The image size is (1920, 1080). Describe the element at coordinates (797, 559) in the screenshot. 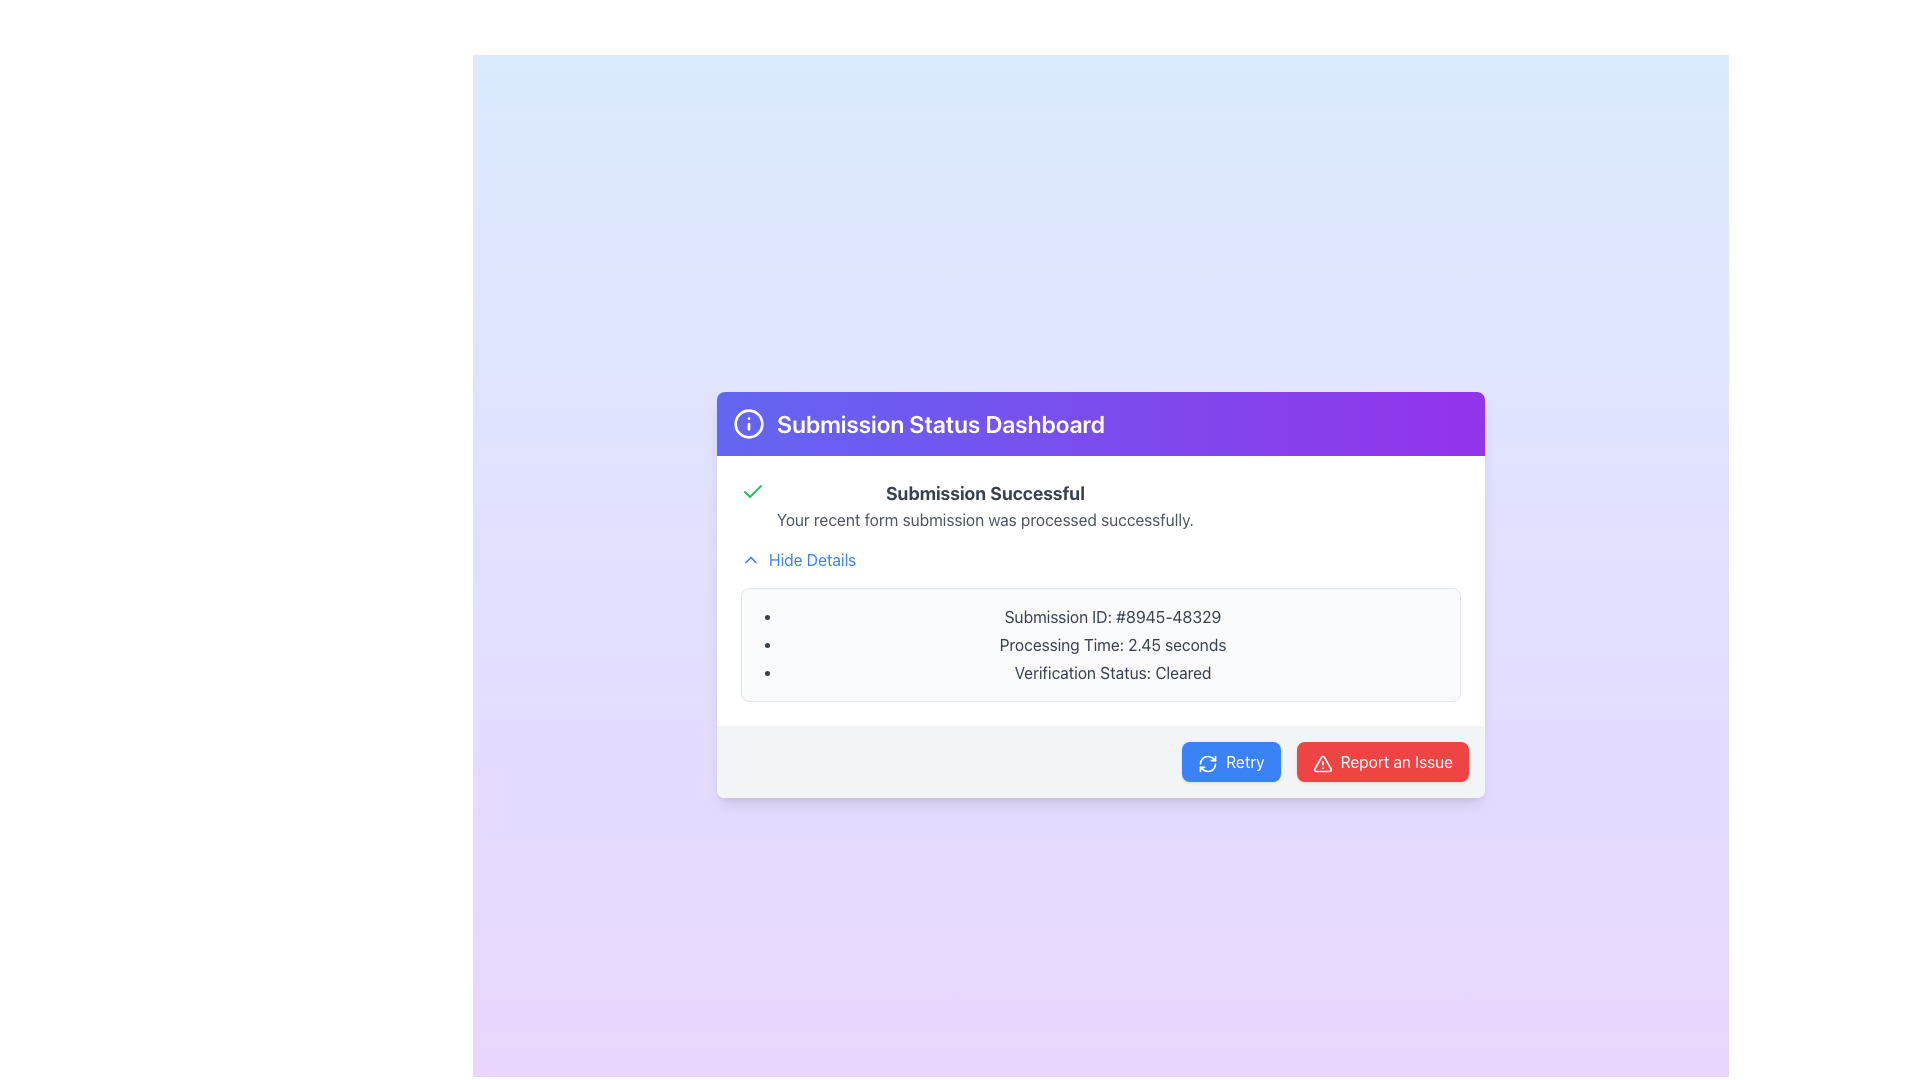

I see `the blue 'Hide Details' text link with an upward-facing chevron icon` at that location.